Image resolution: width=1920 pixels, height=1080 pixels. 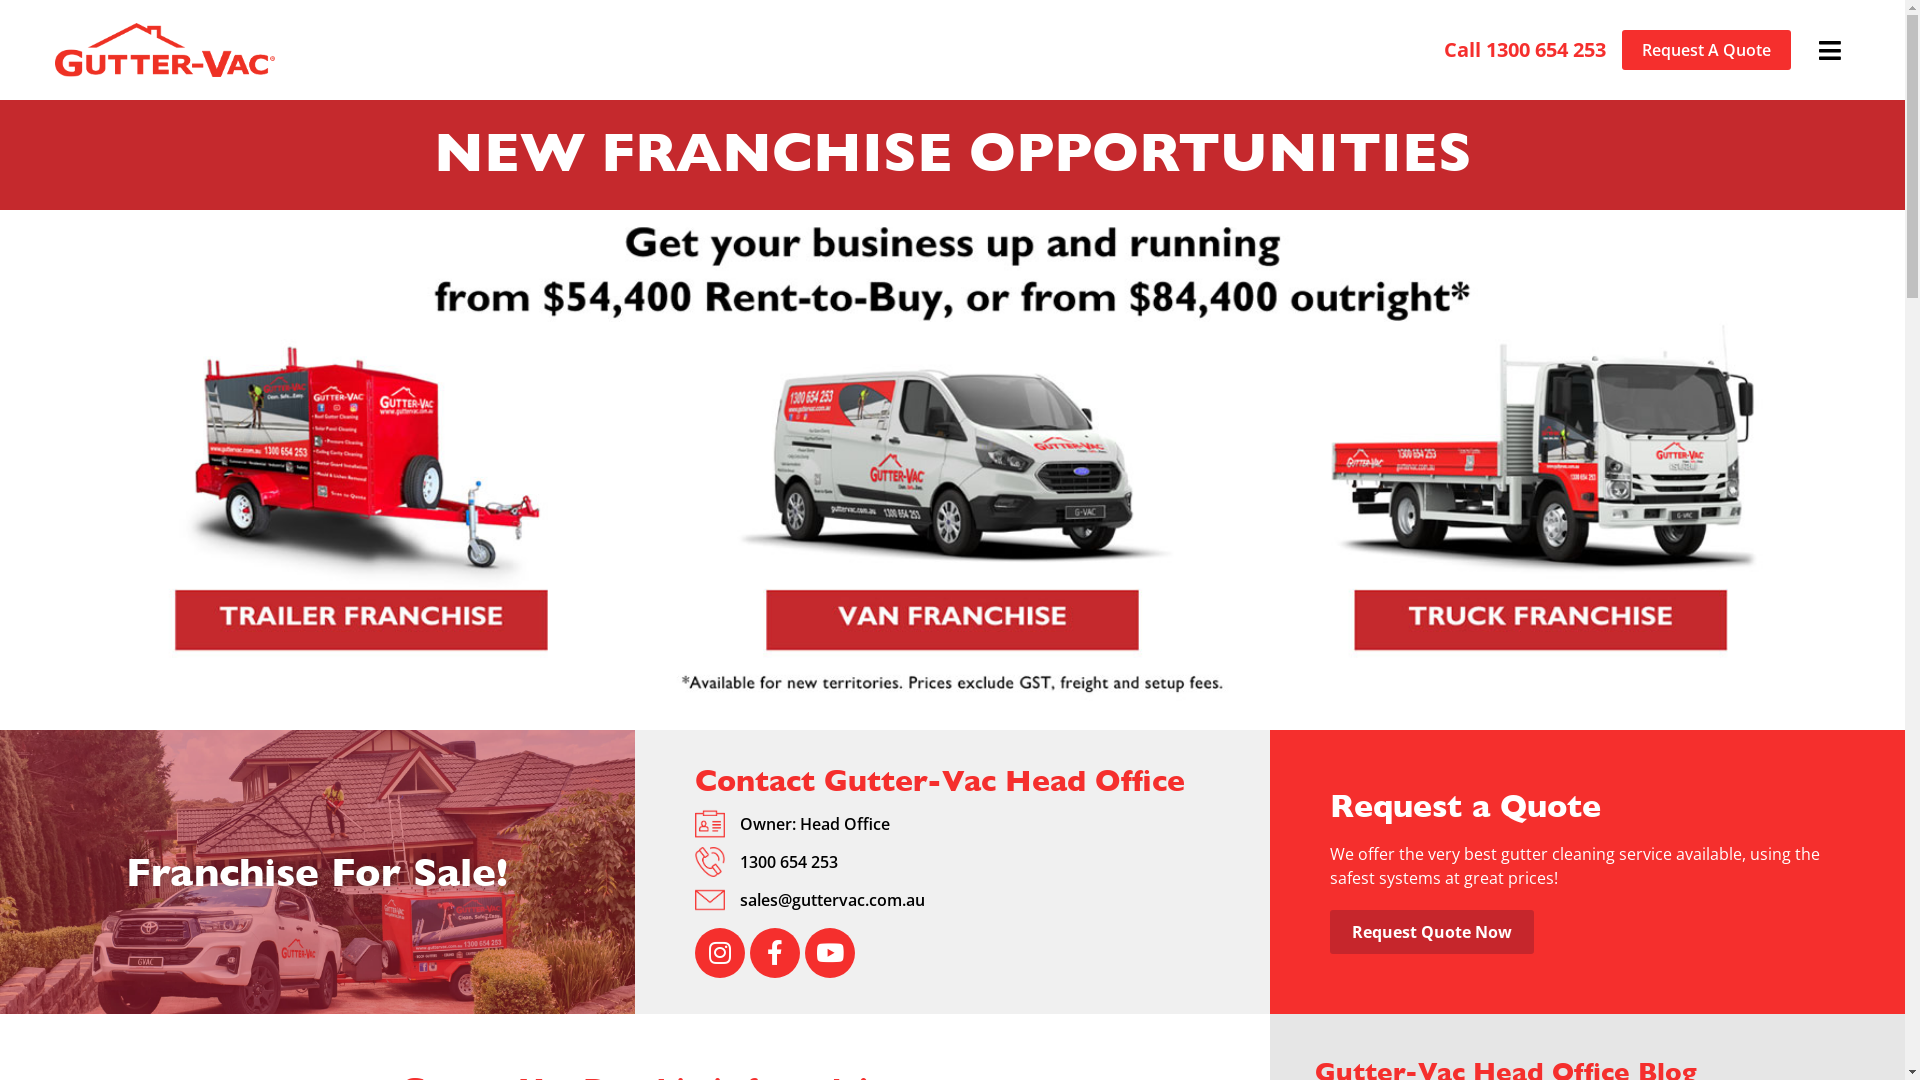 What do you see at coordinates (1705, 49) in the screenshot?
I see `'Request A Quote'` at bounding box center [1705, 49].